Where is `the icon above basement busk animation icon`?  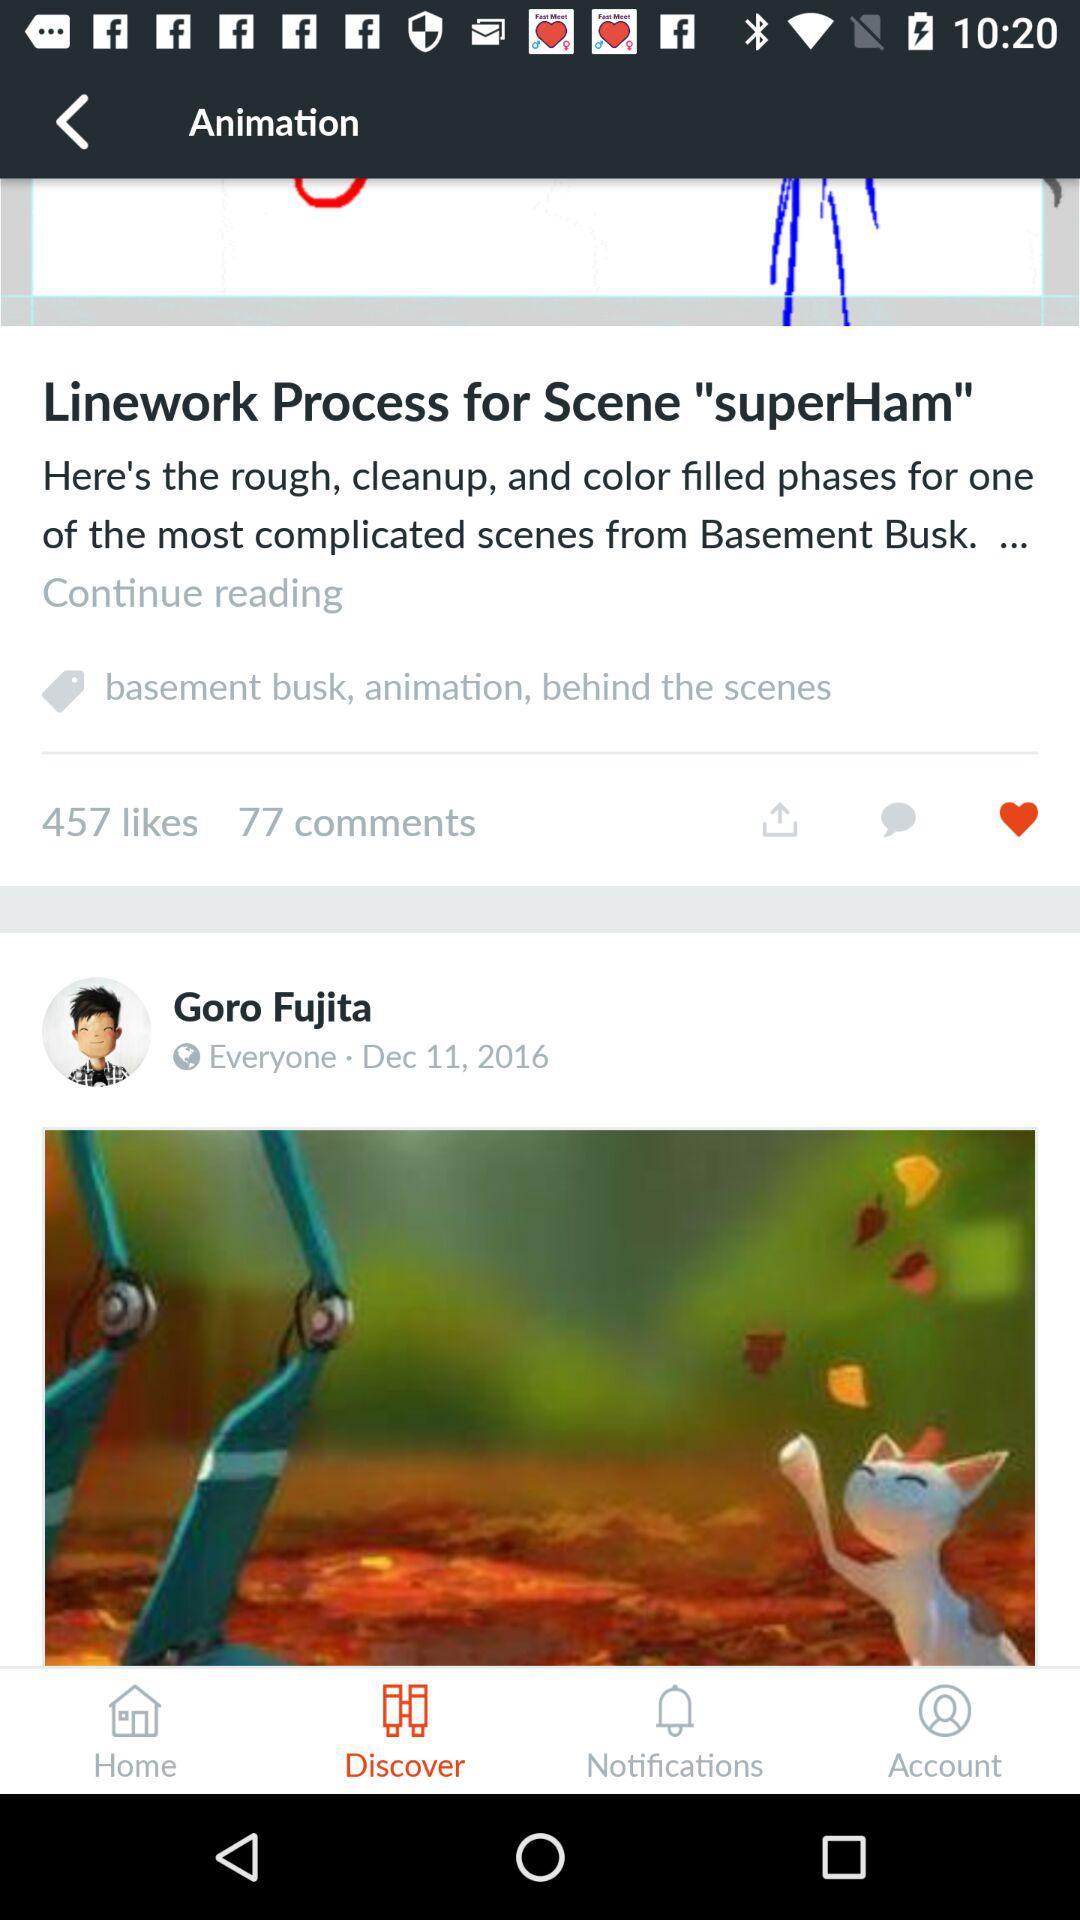
the icon above basement busk animation icon is located at coordinates (540, 532).